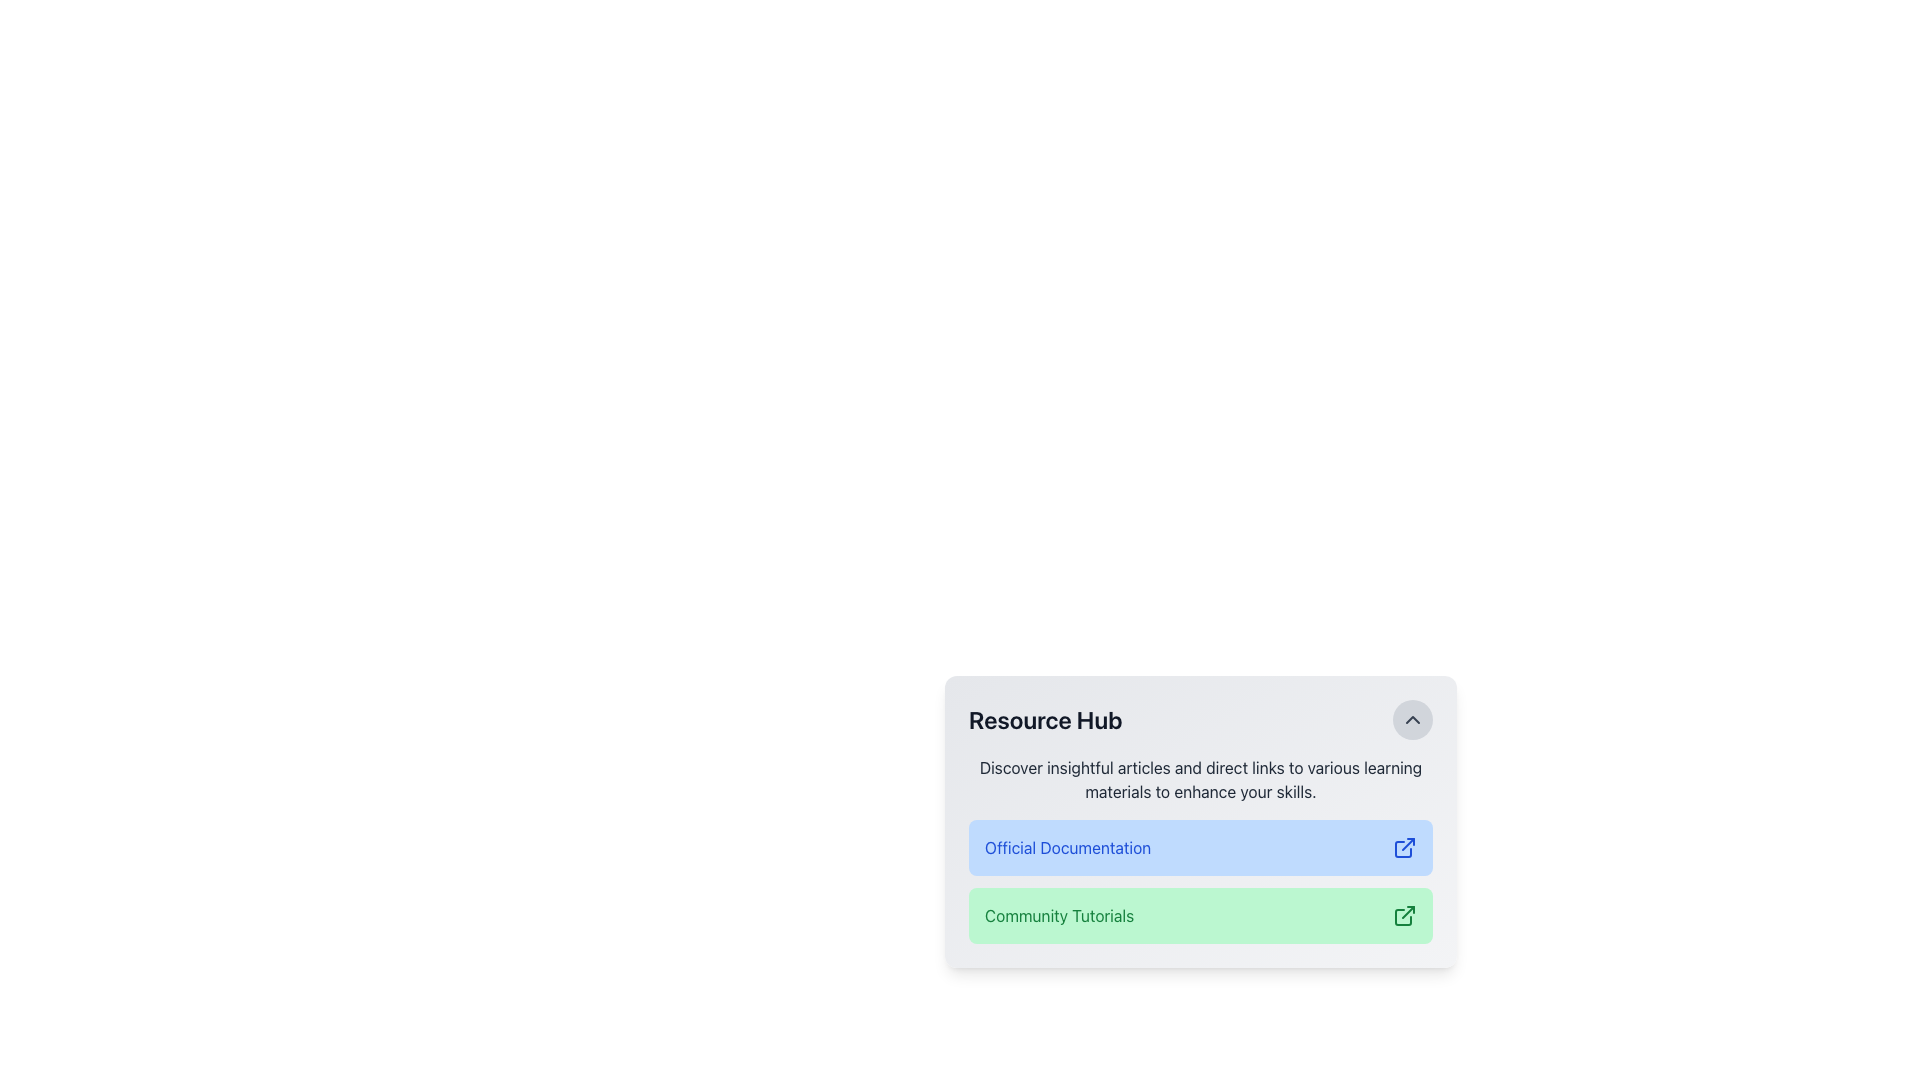 The height and width of the screenshot is (1080, 1920). I want to click on the button for 'Official Documentation' located in the 'Resource Hub' section to visualize hover effects, so click(1200, 849).